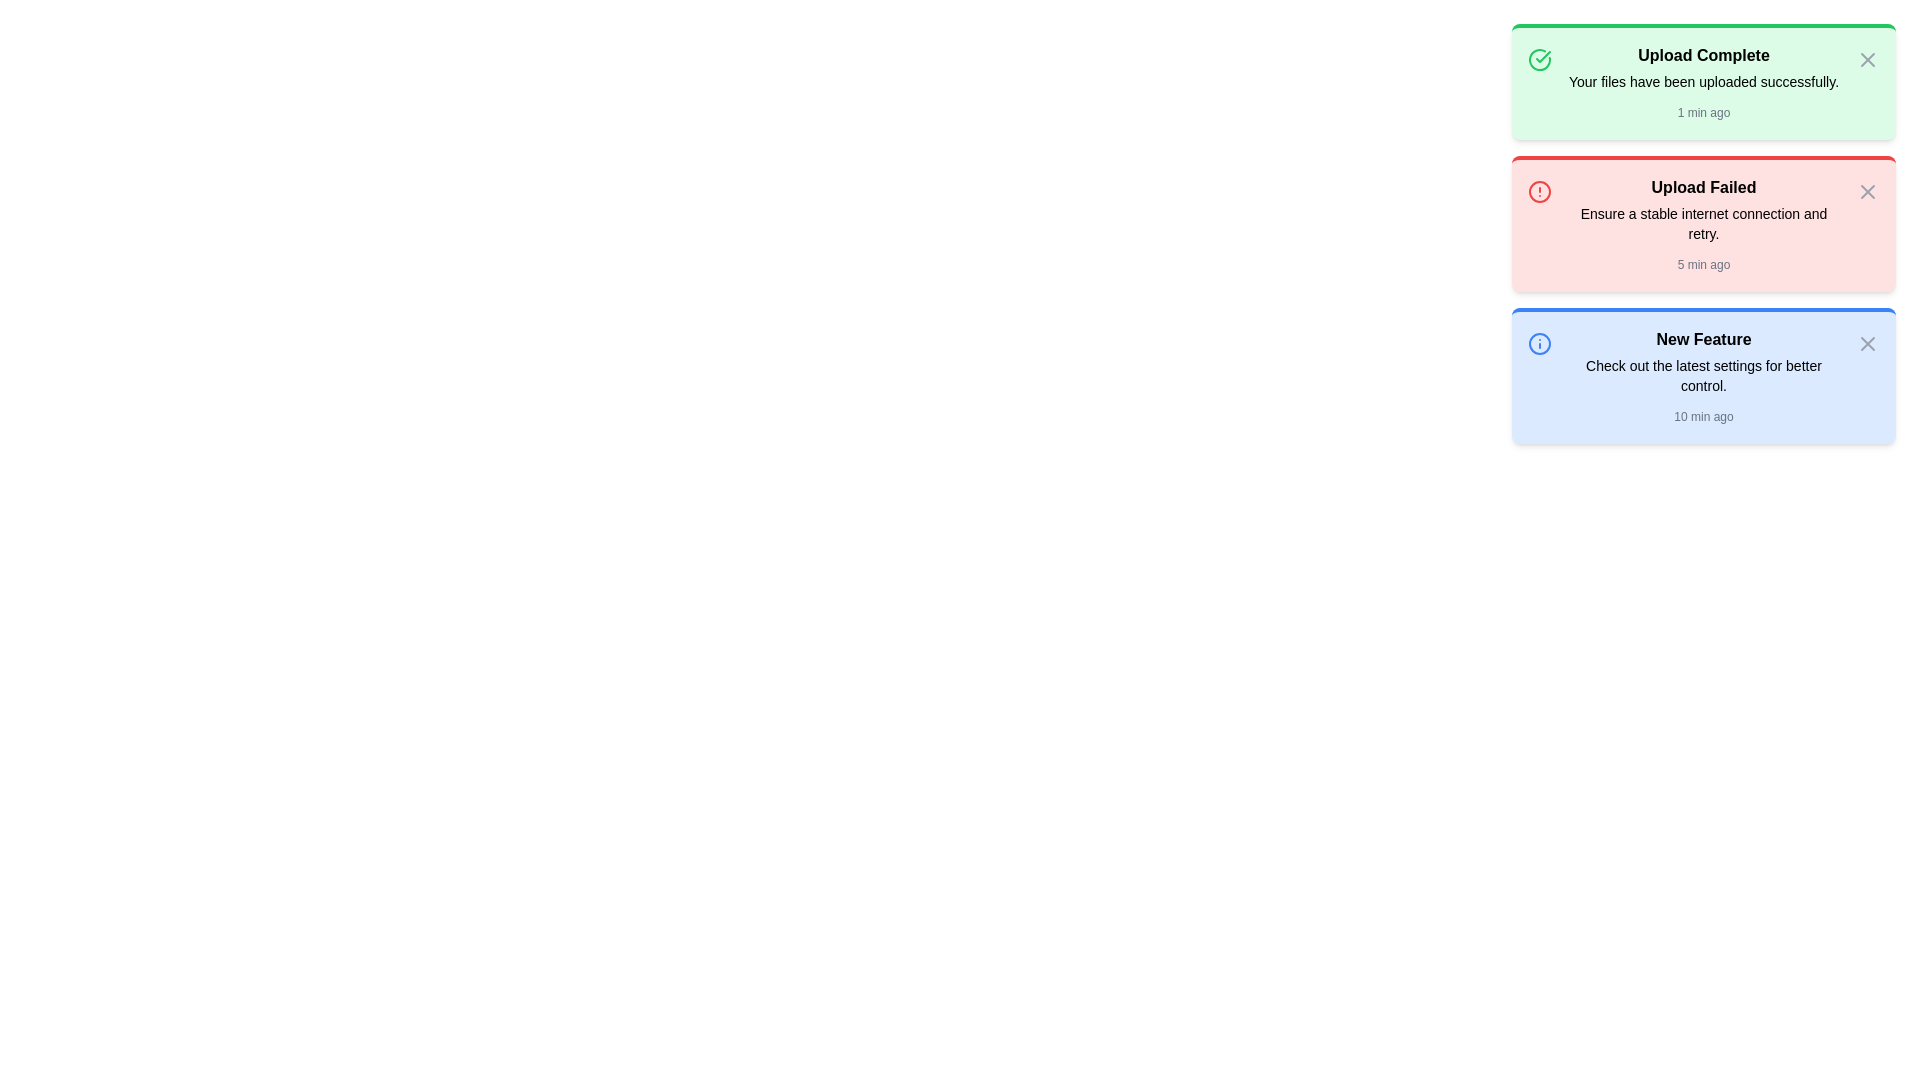  What do you see at coordinates (1703, 223) in the screenshot?
I see `text message that says 'Ensure a stable internet connection and retry.' which is styled in a smaller font size and located under the bold header 'Upload Failed' in a red background panel` at bounding box center [1703, 223].